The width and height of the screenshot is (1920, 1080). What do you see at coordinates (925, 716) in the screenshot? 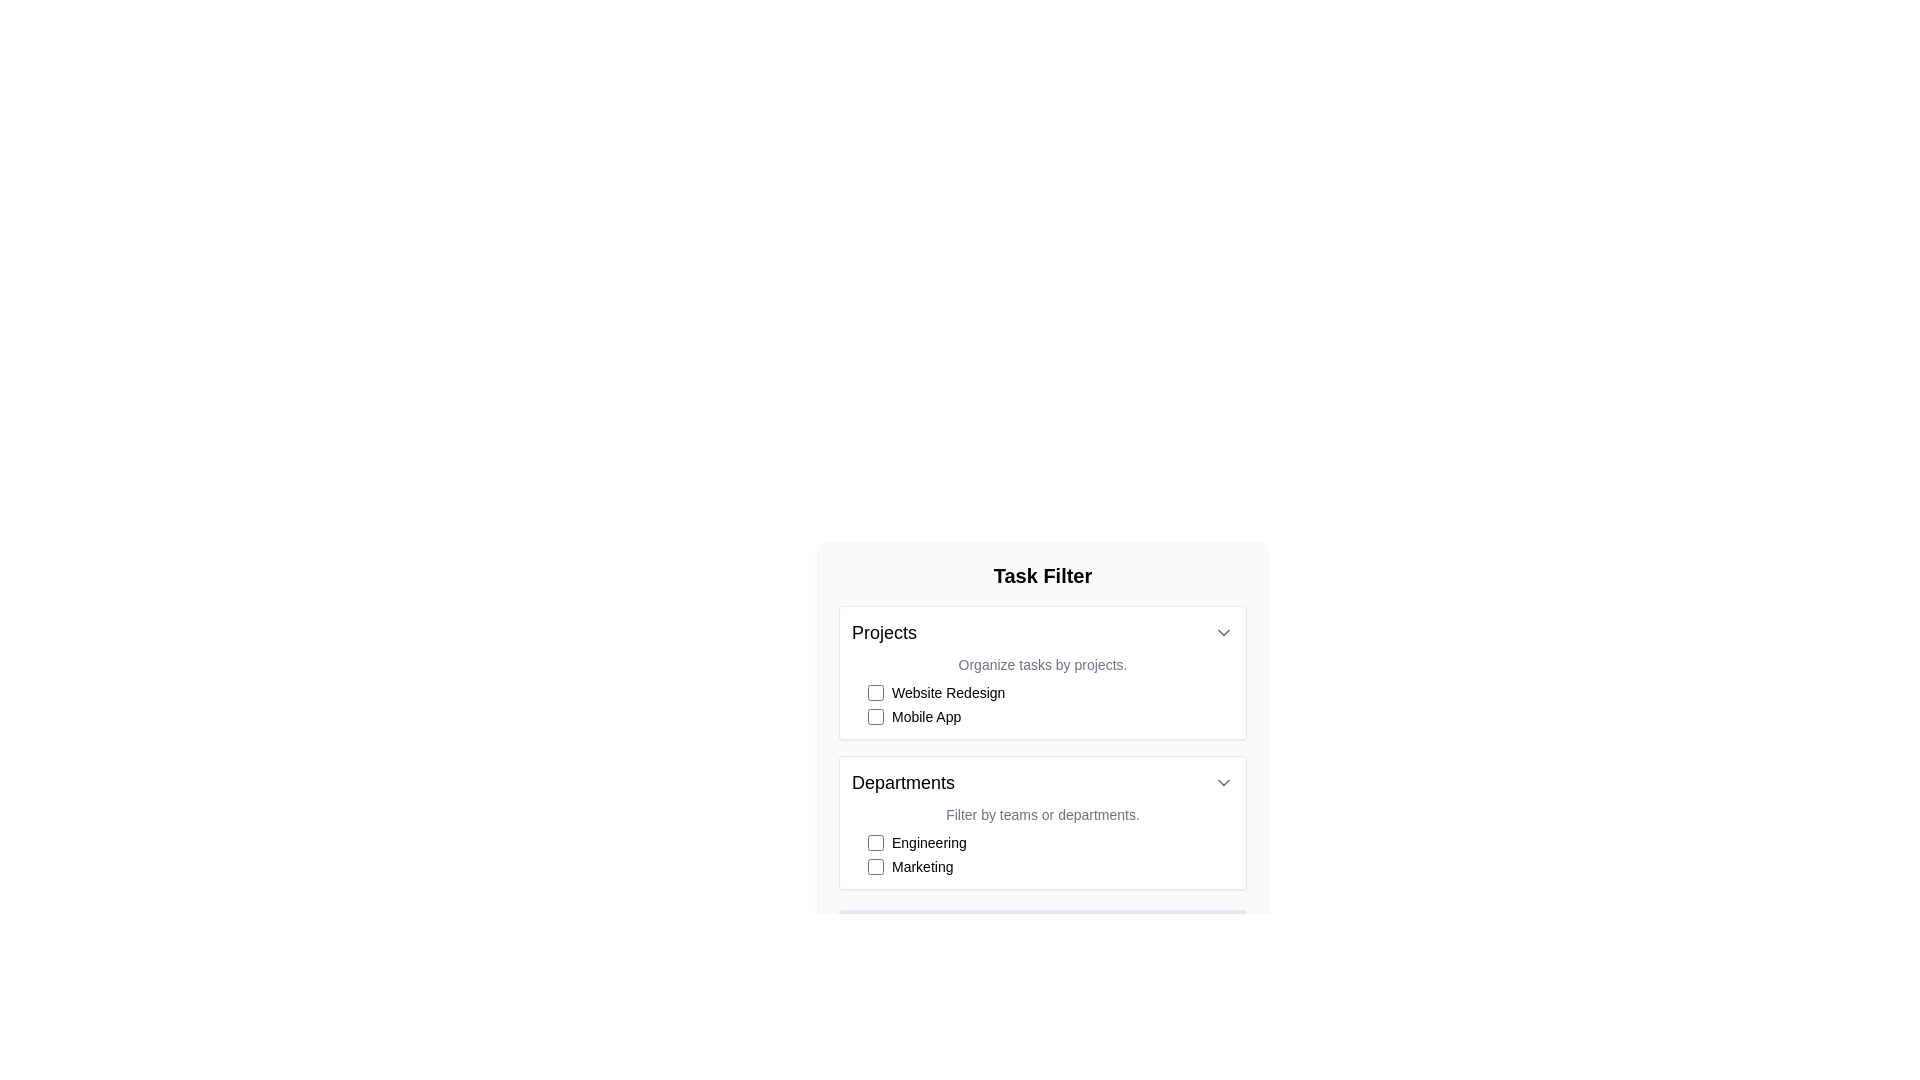
I see `the 'Mobile App' label to associate it with the checkbox beside it for selection` at bounding box center [925, 716].